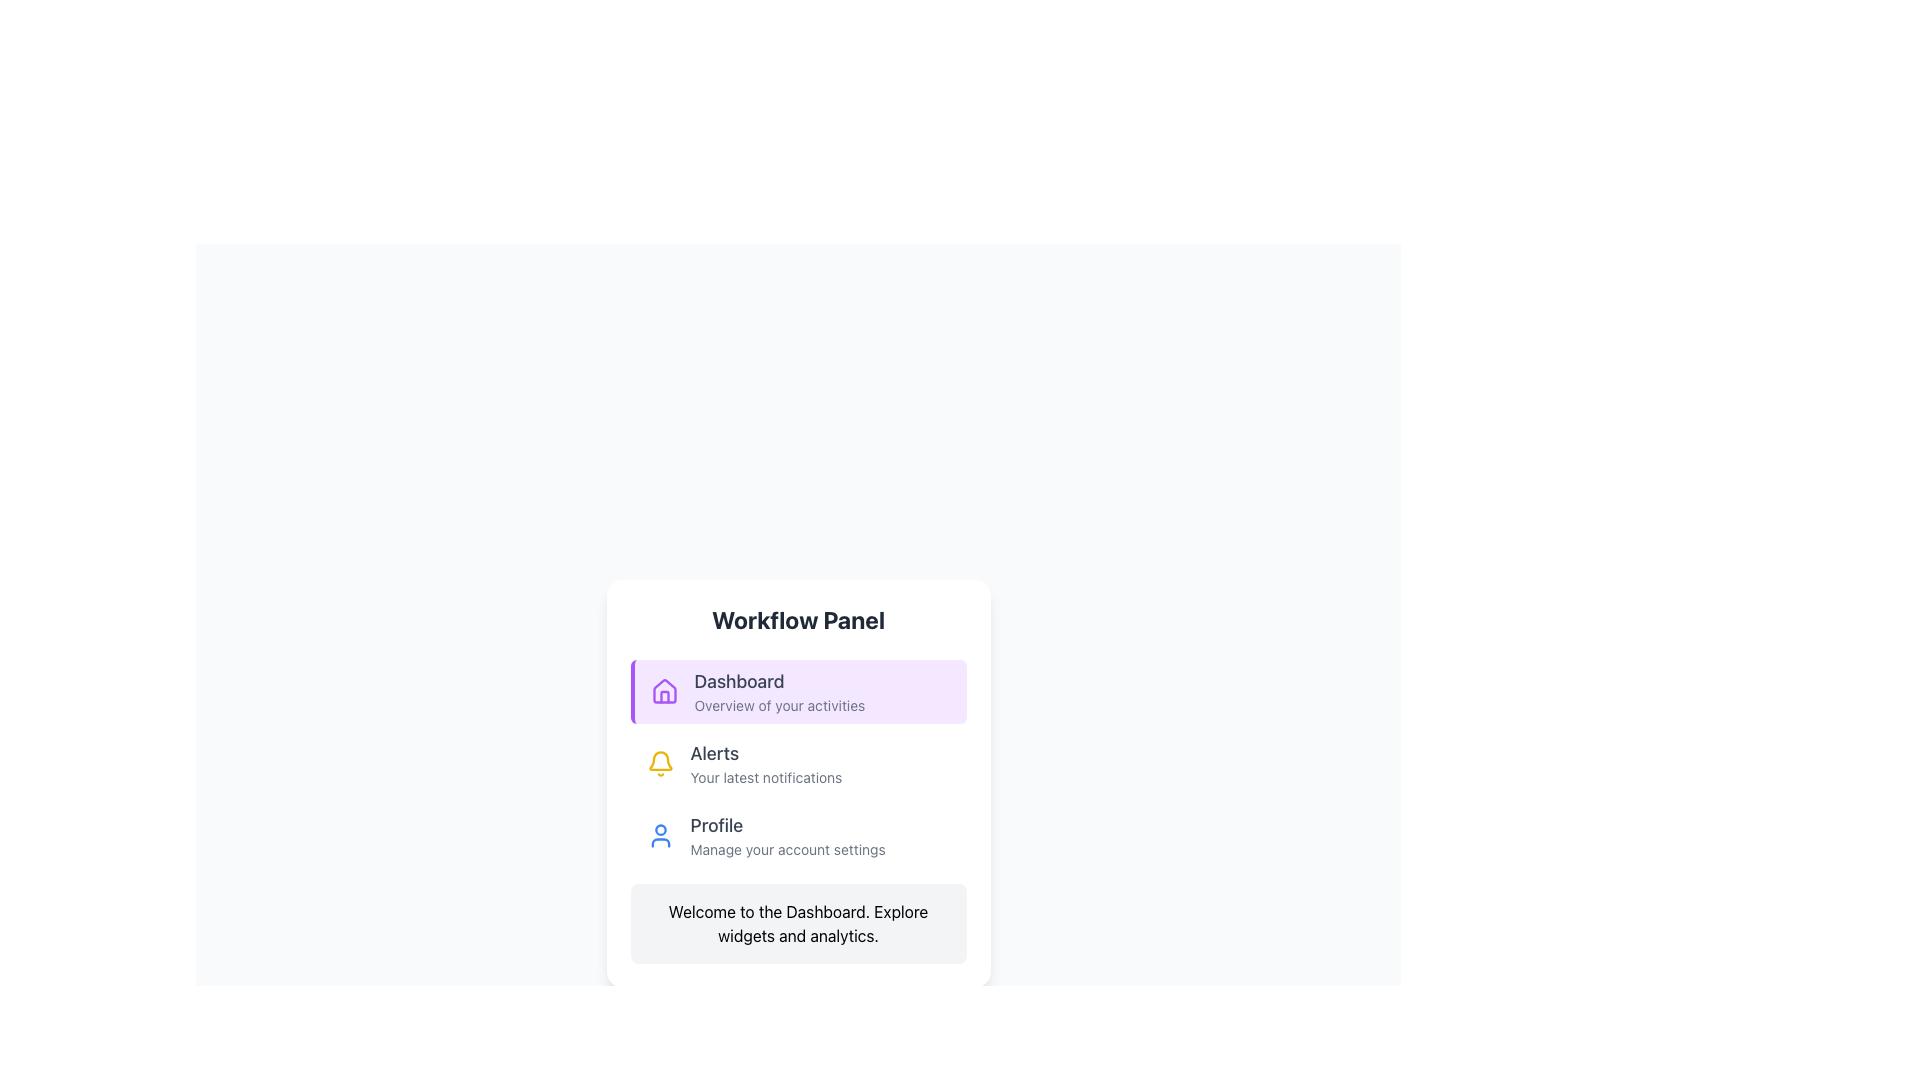 The height and width of the screenshot is (1080, 1920). I want to click on the 'Profile' menu item, which features a bold dark gray header and a descriptive lighter gray subtext, to trigger its hover effects, so click(787, 836).